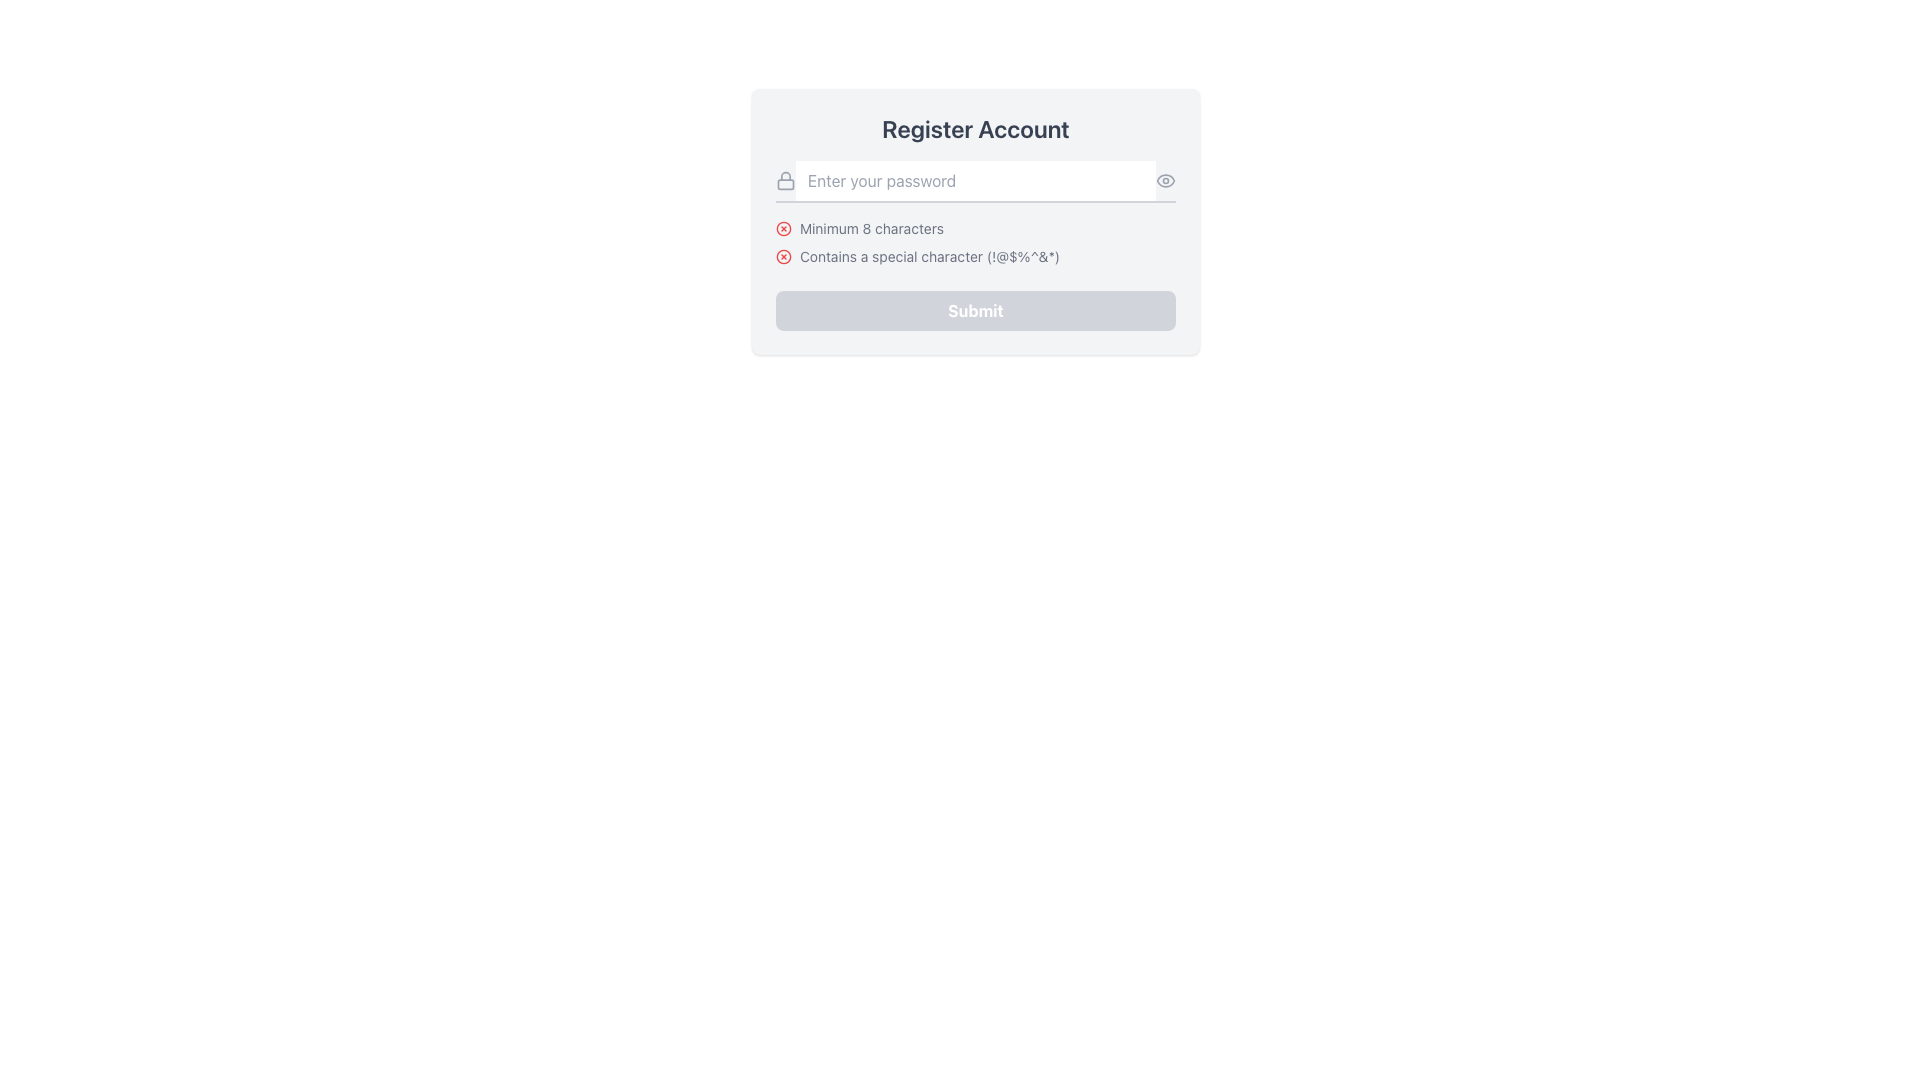 Image resolution: width=1920 pixels, height=1080 pixels. What do you see at coordinates (872, 227) in the screenshot?
I see `the text label displaying 'Minimum 8 characters', which indicates password validation criteria and is styled in a small gray font, located below the password input field` at bounding box center [872, 227].